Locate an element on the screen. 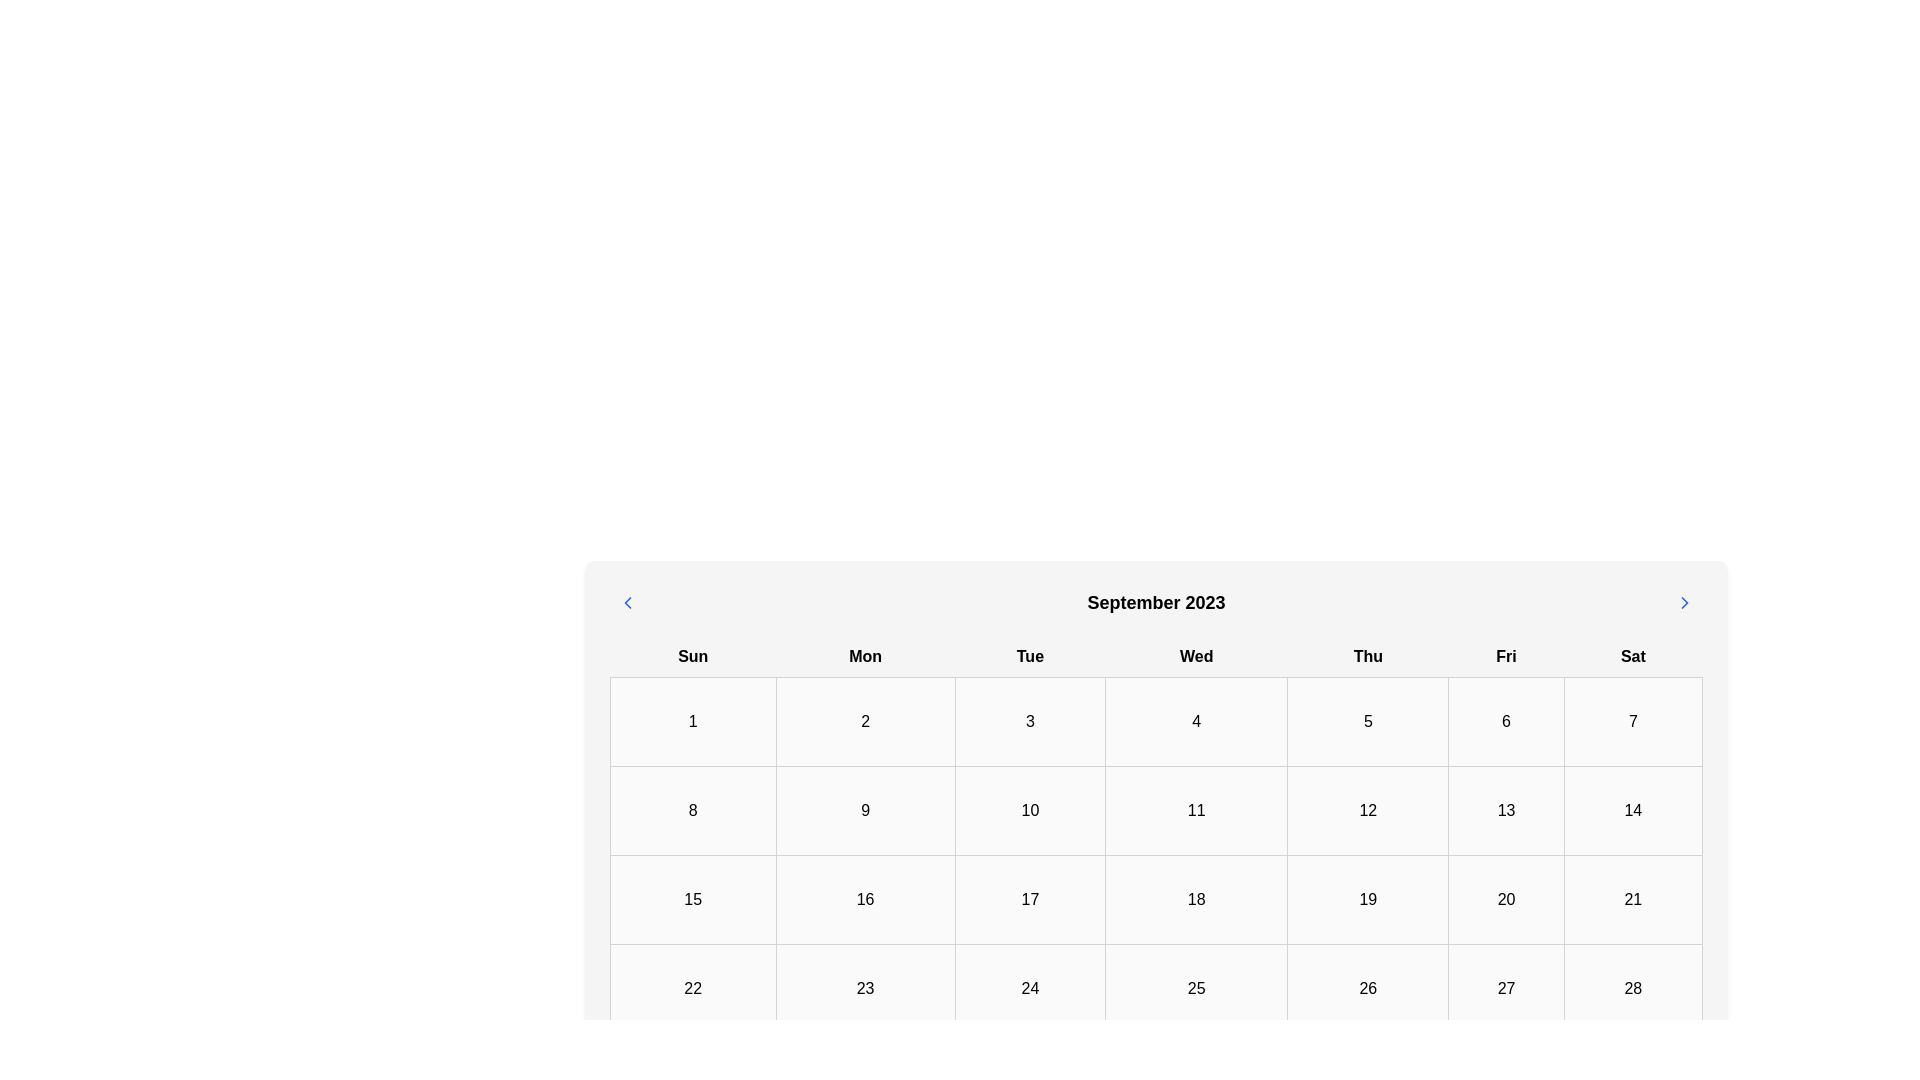 This screenshot has height=1080, width=1920. the Calendar Day Cell containing the number '12' is located at coordinates (1367, 810).